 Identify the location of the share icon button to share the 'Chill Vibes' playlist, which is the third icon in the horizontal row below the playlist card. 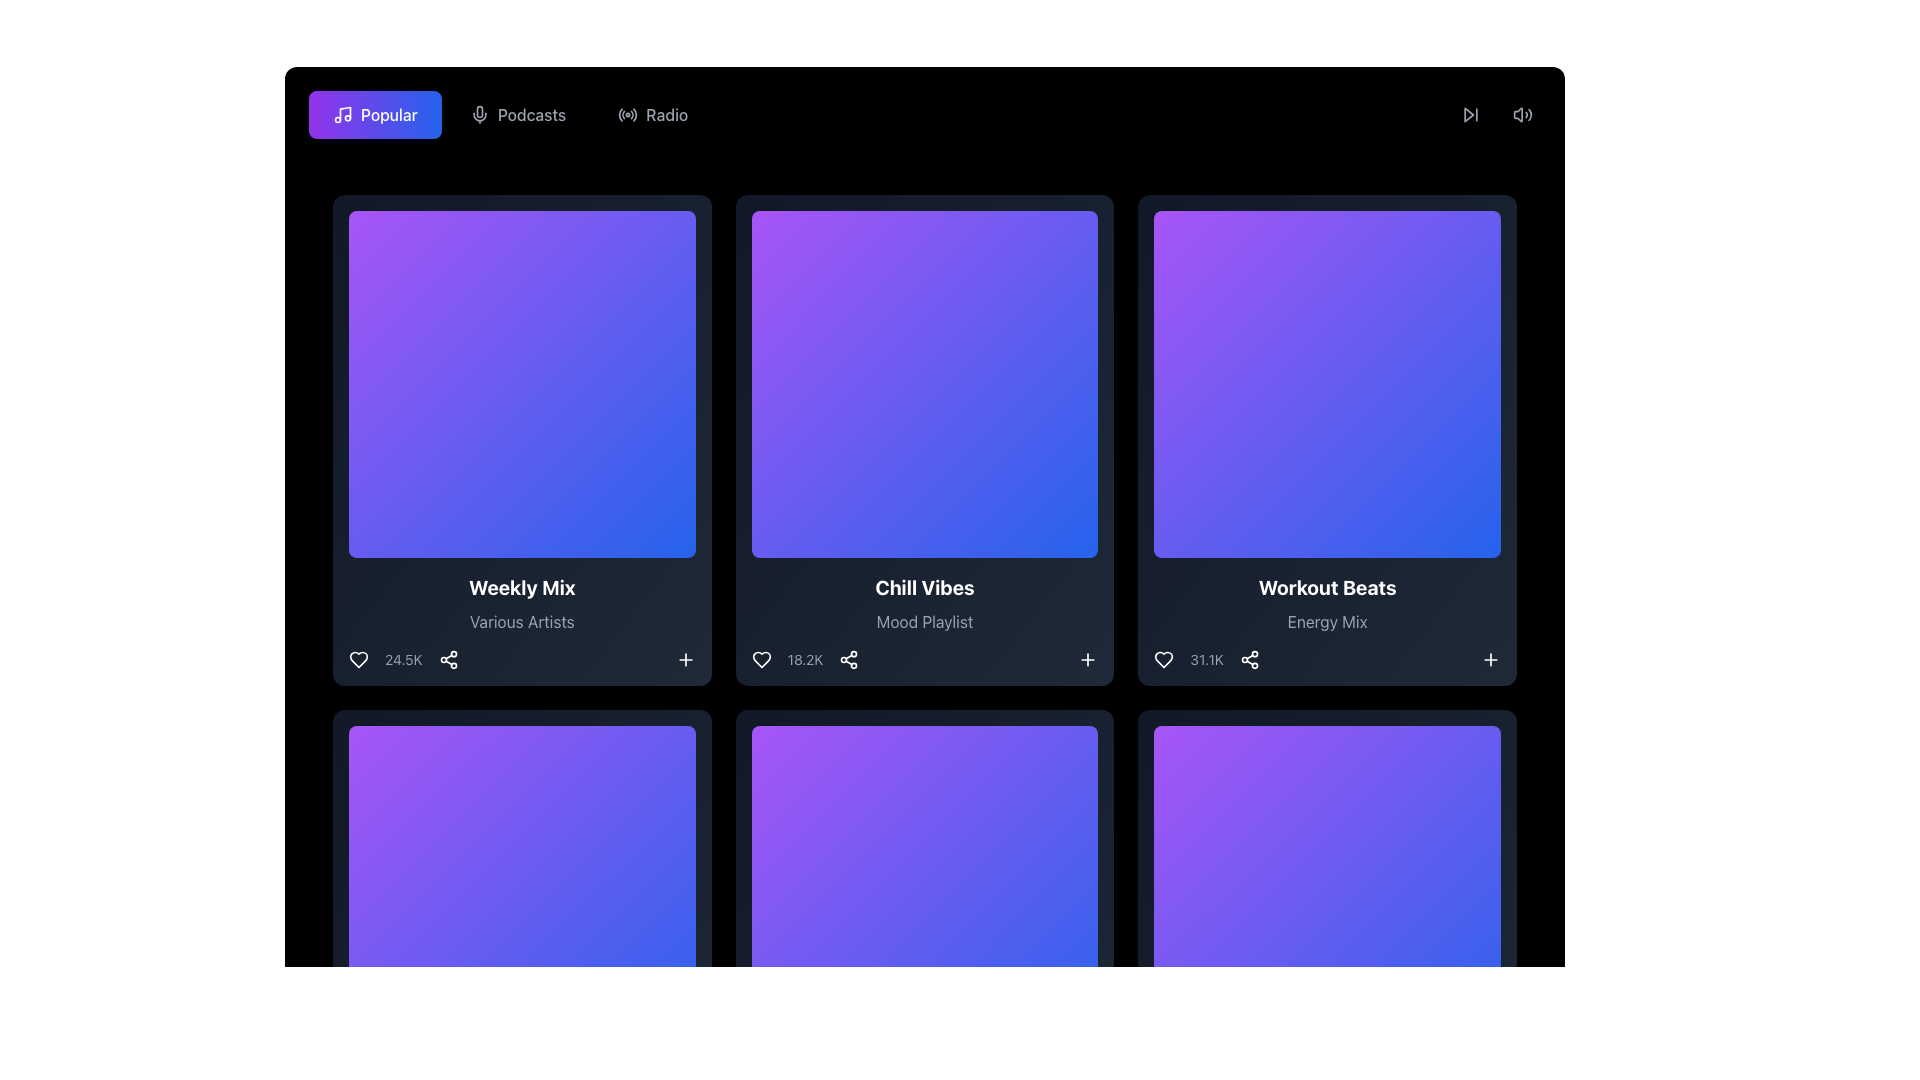
(849, 659).